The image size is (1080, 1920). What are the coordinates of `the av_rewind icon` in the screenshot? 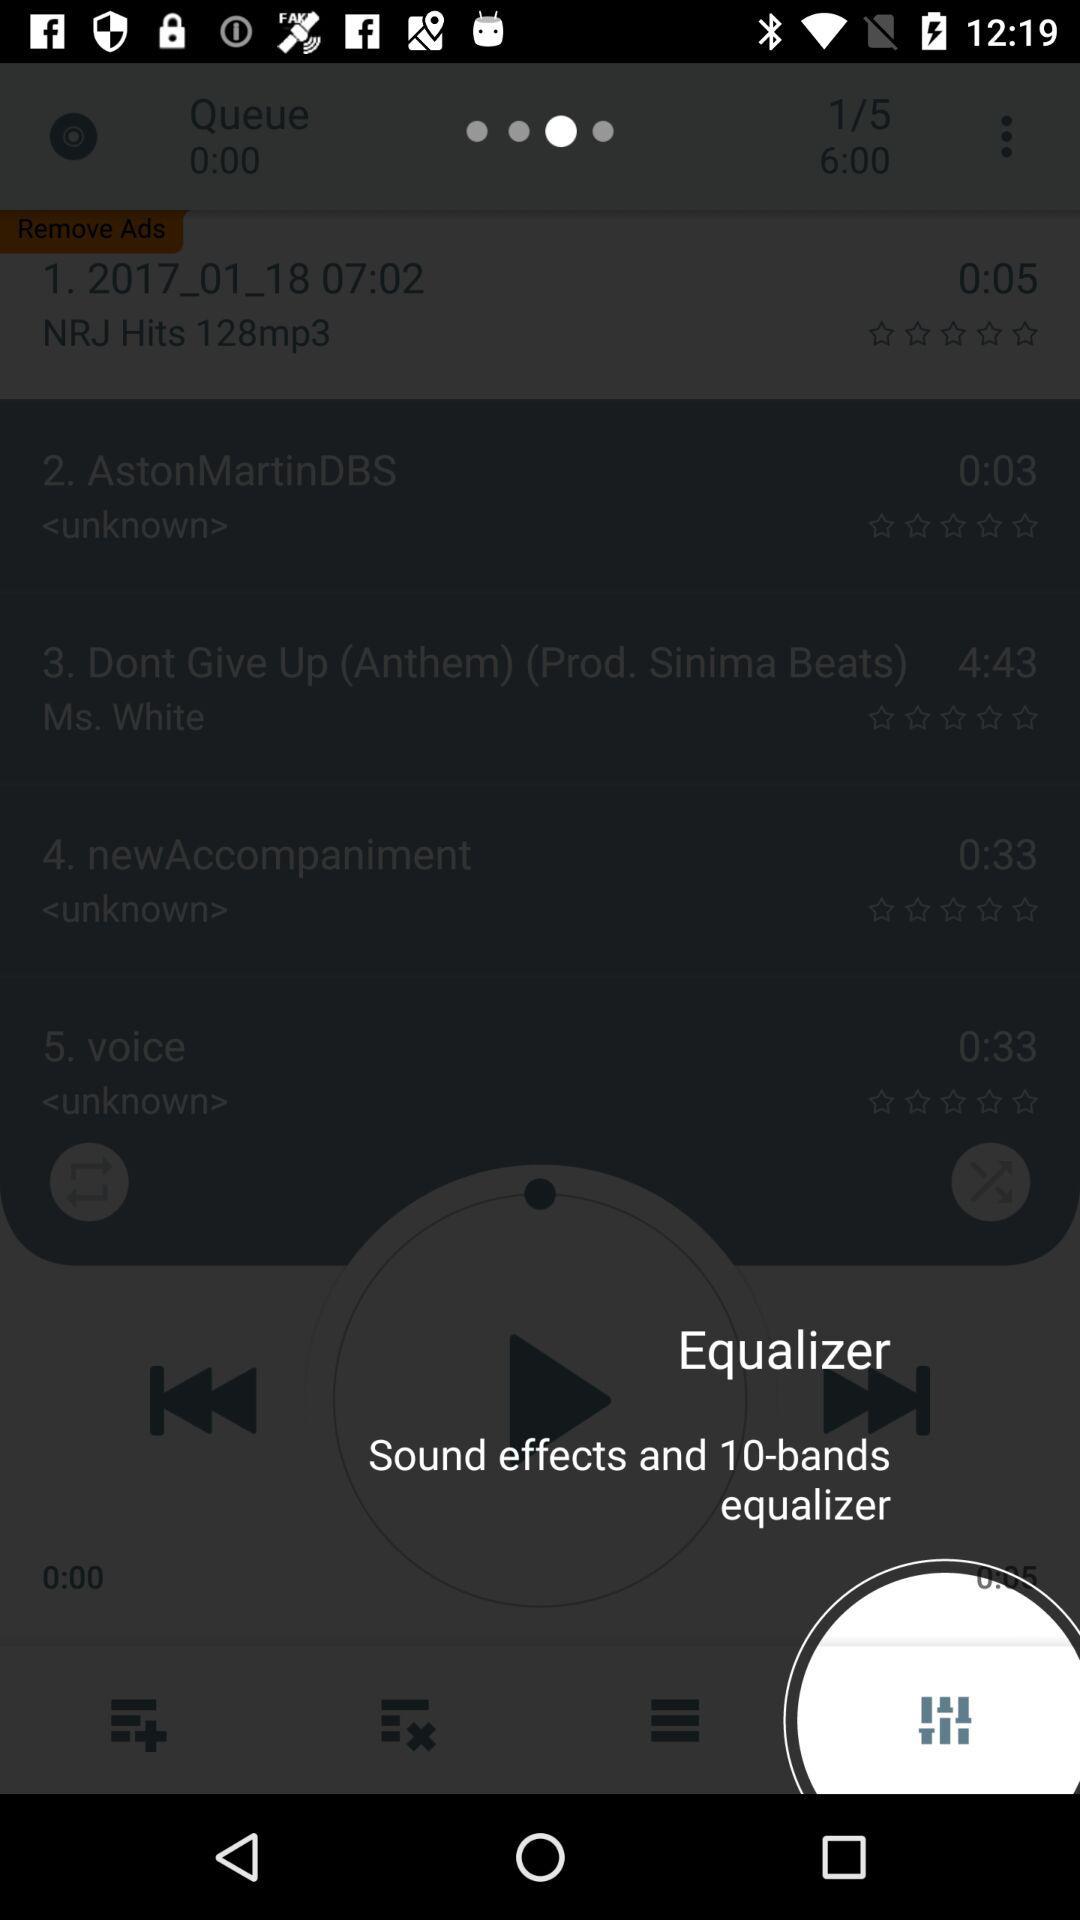 It's located at (203, 1399).